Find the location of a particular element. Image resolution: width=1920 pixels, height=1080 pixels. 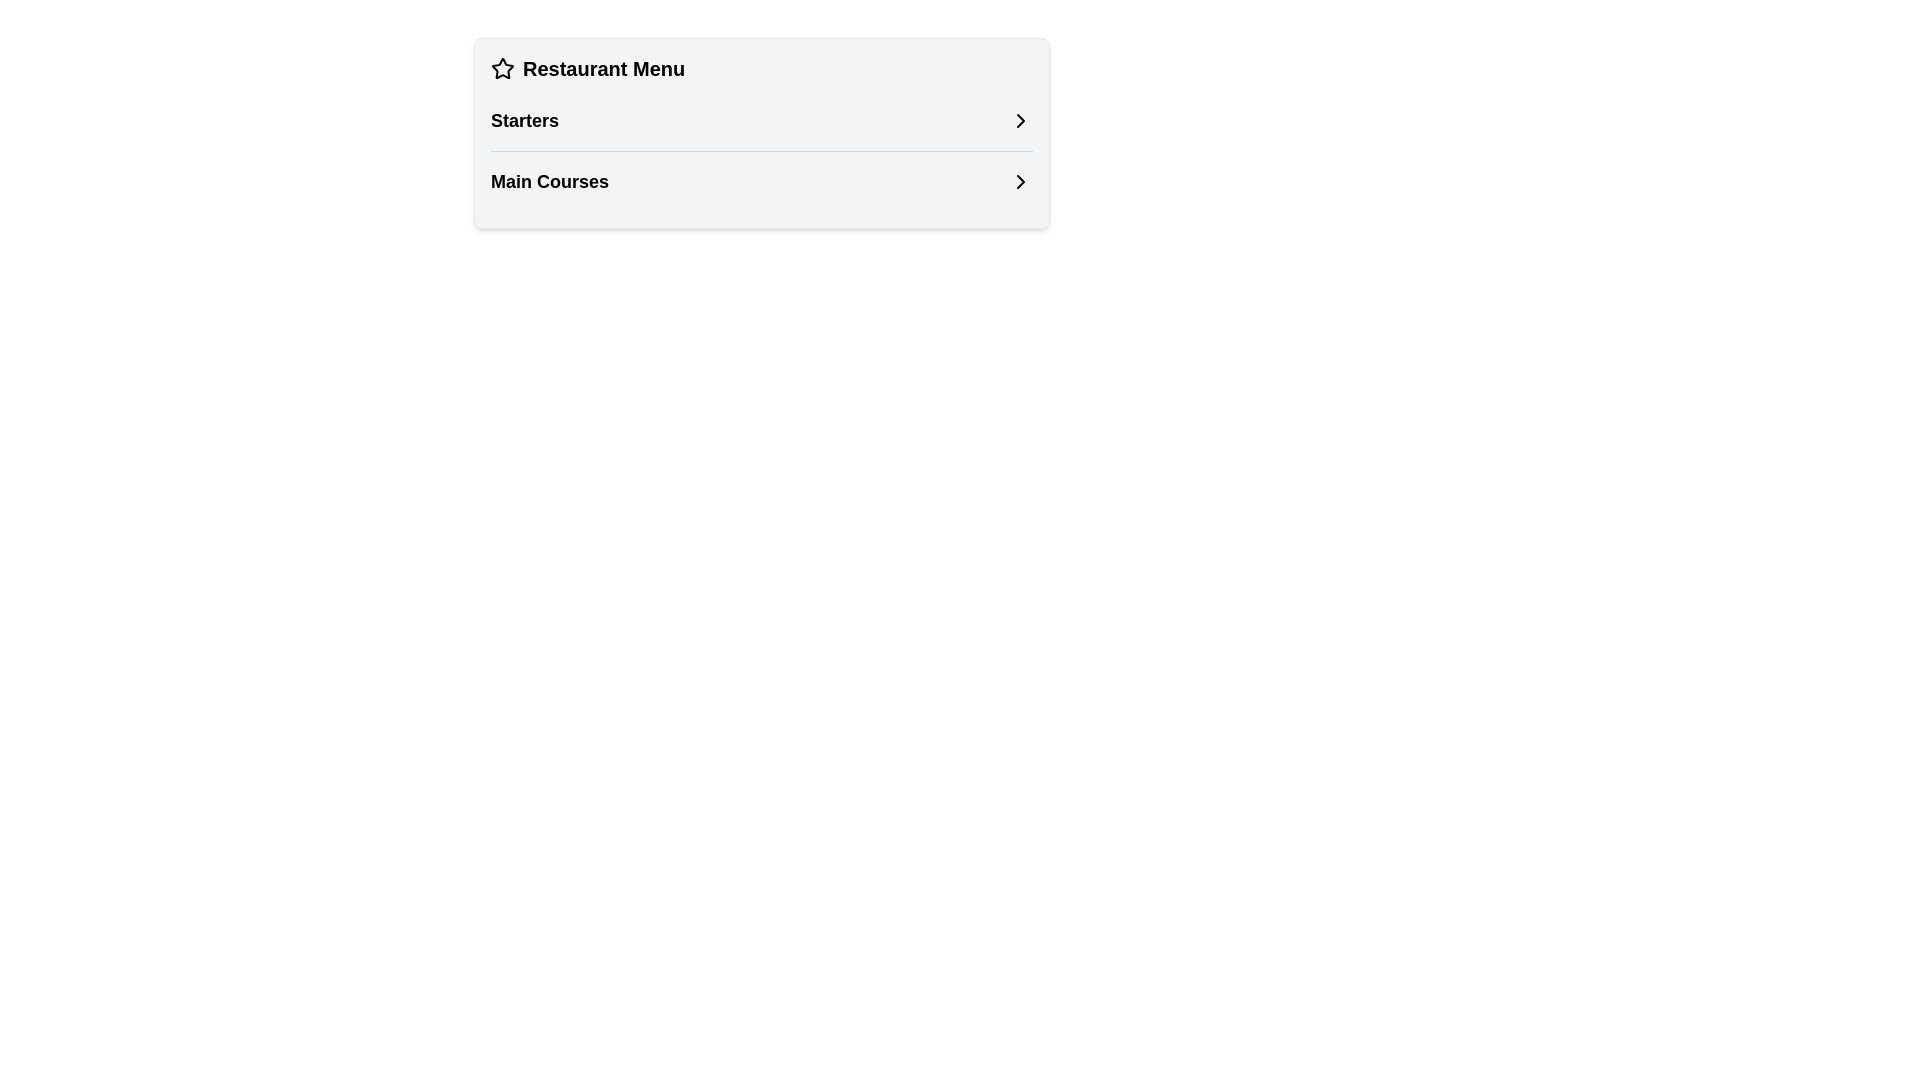

the 'Starters' menu item, which is styled with a large bold font and is positioned between 'Restaurant Menu' and 'Main Courses' is located at coordinates (524, 120).